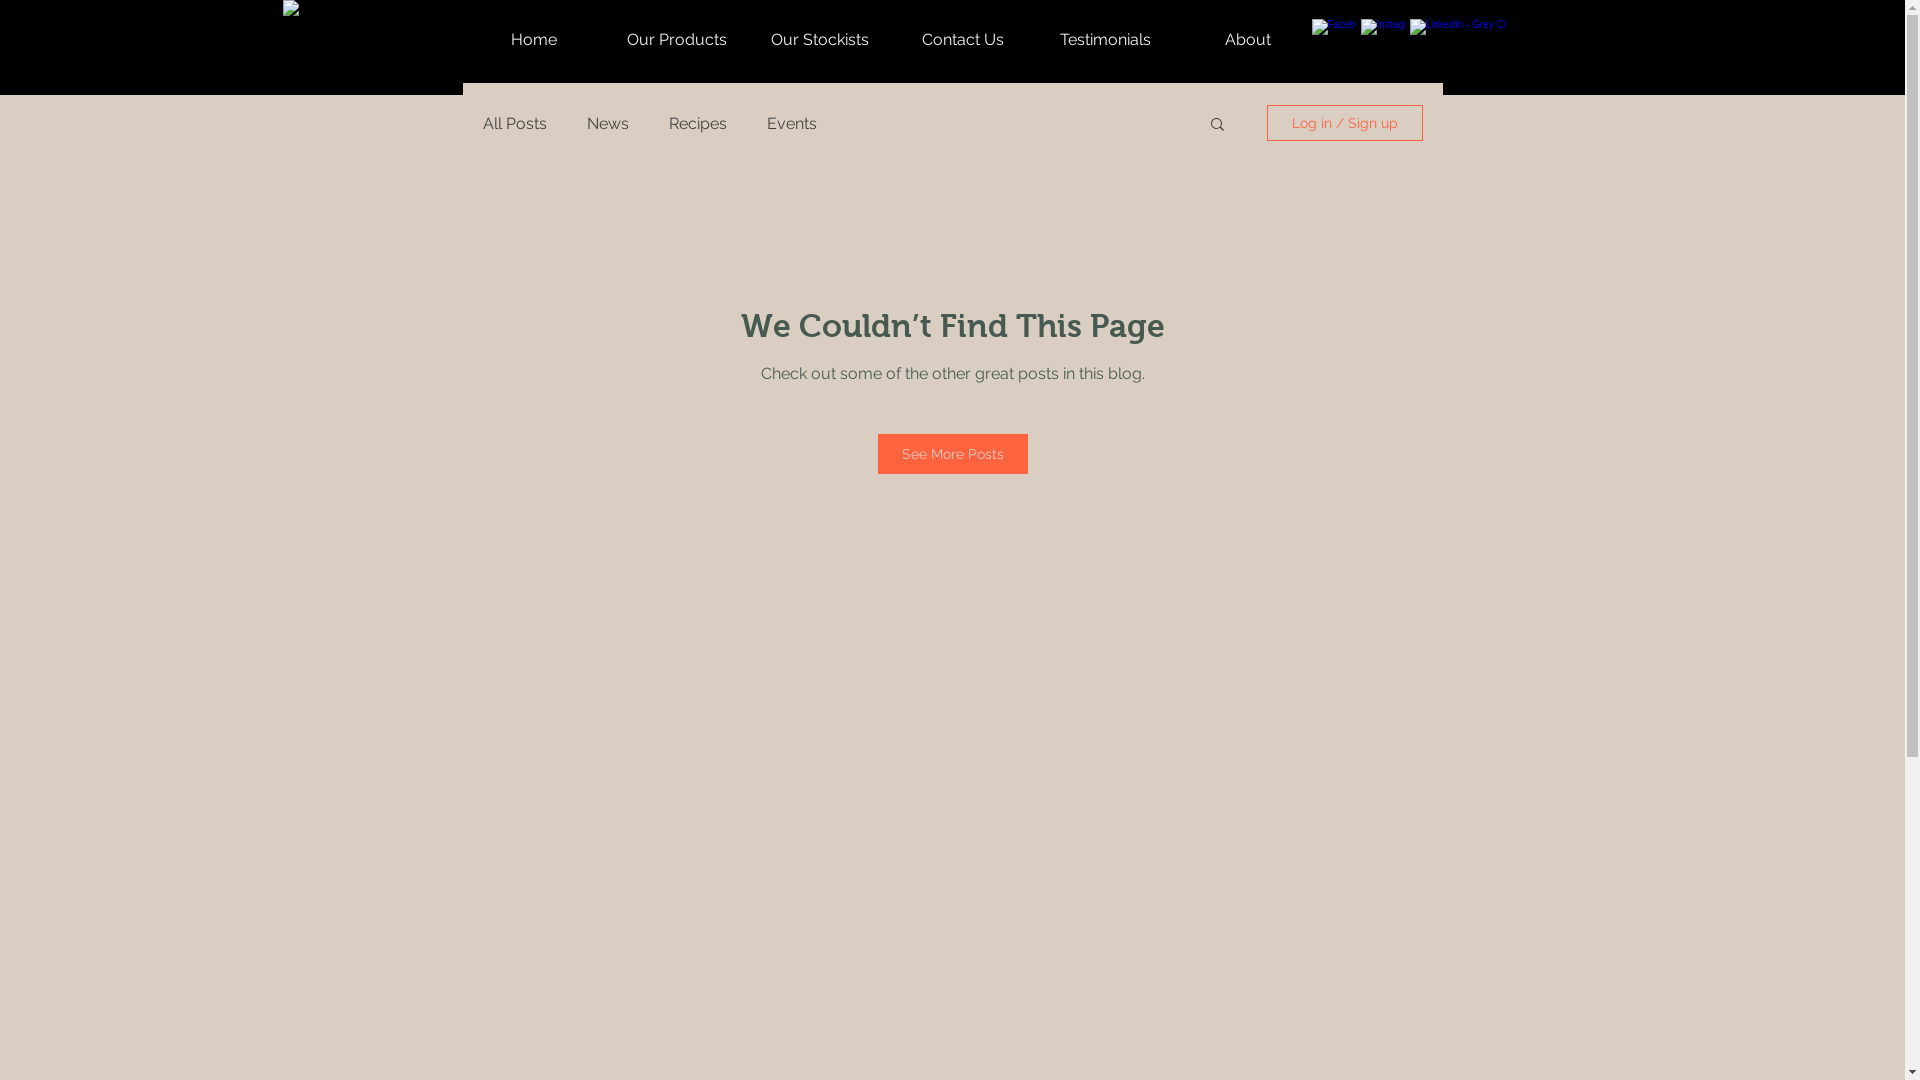  Describe the element at coordinates (696, 123) in the screenshot. I see `'Recipes'` at that location.